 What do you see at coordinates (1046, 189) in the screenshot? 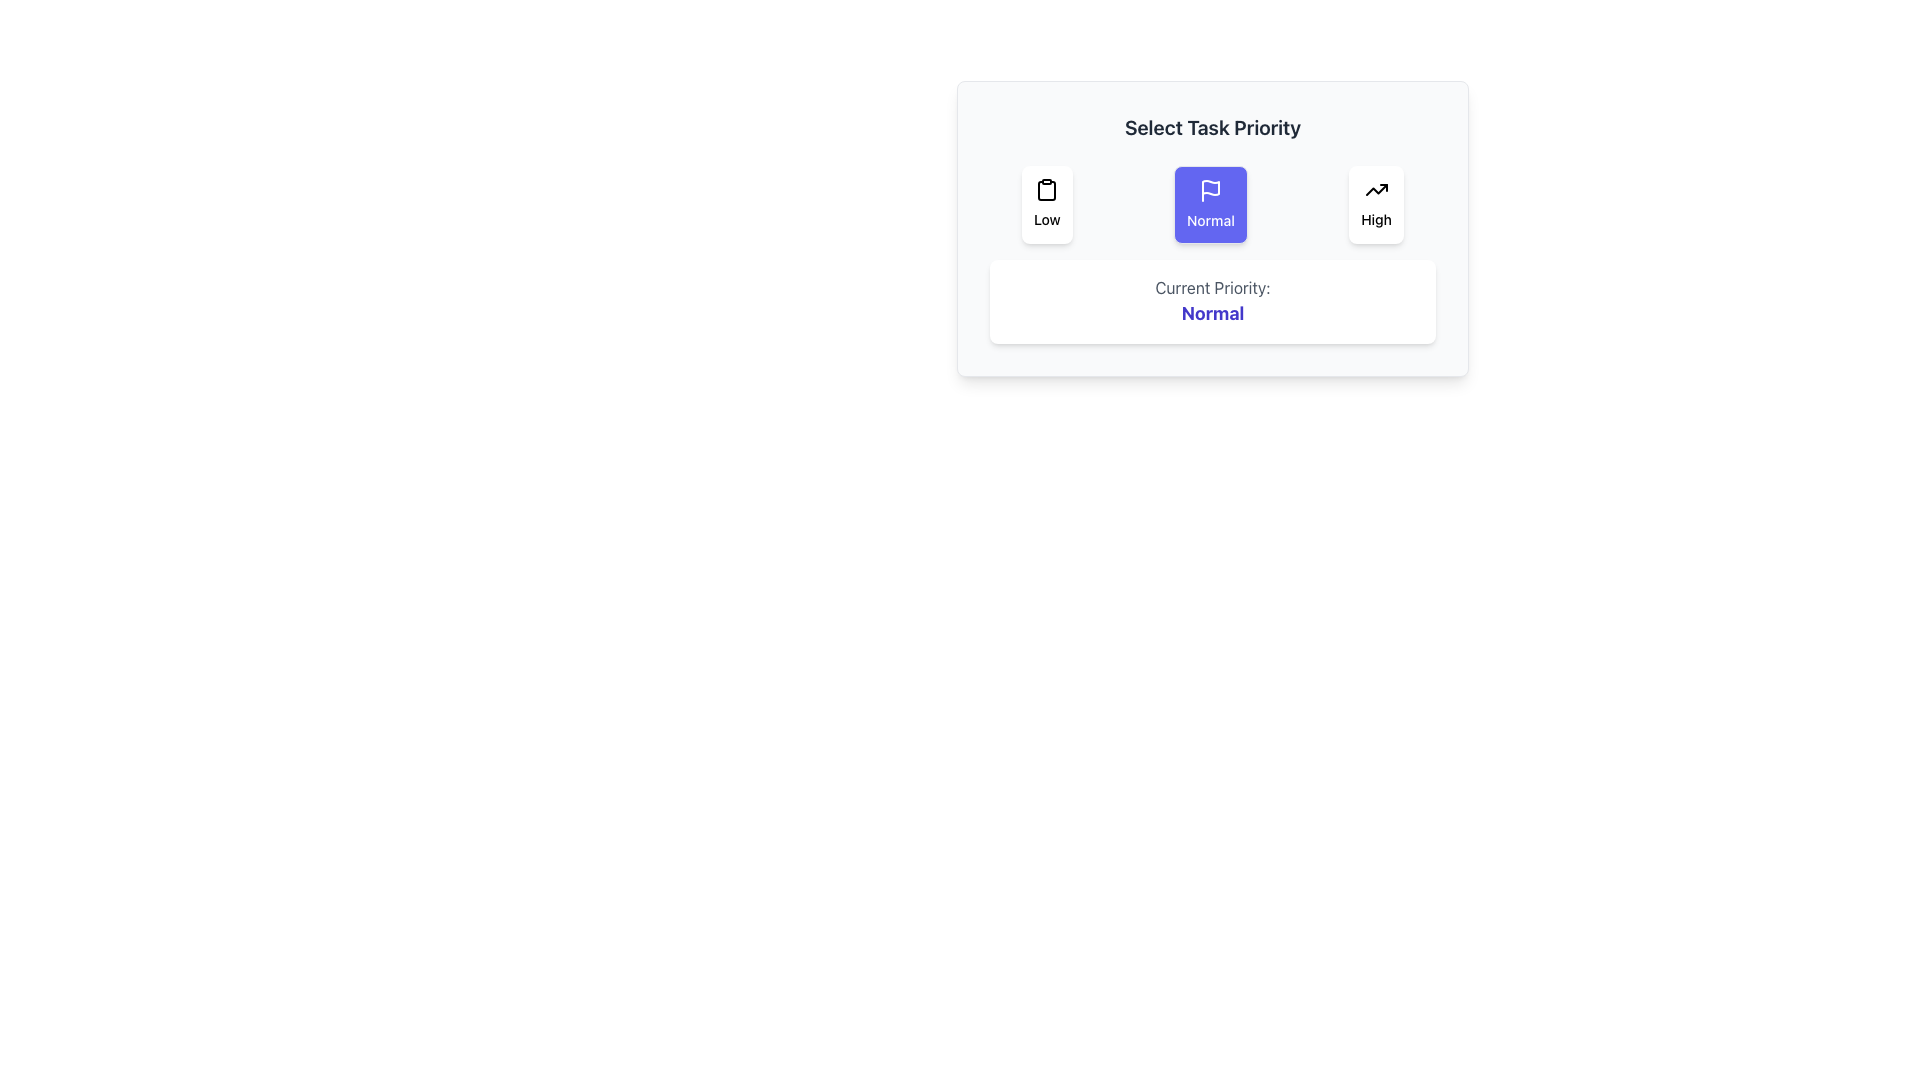
I see `the clipboard icon that represents the 'Low' task priority button, which is the leading option among three buttons for task priorities in a card titled 'Select Task Priority'` at bounding box center [1046, 189].